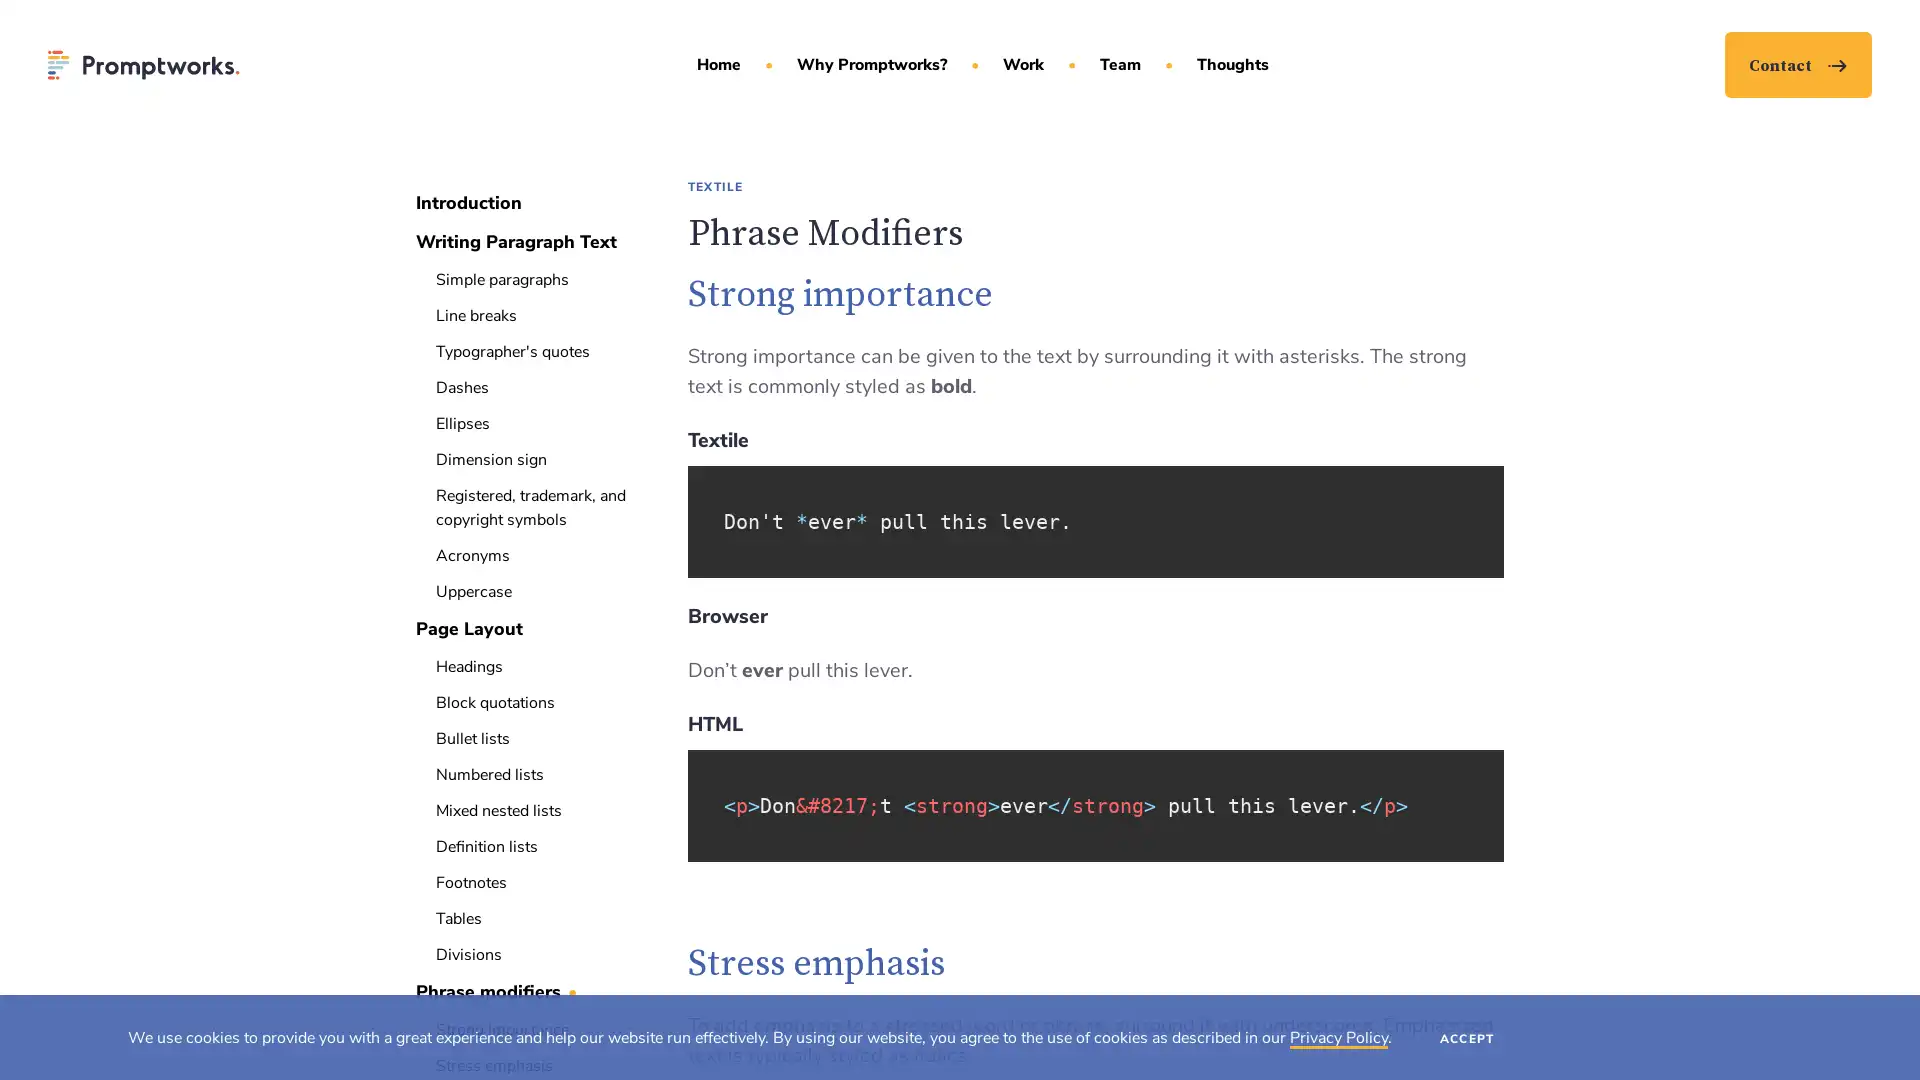 This screenshot has width=1920, height=1080. What do you see at coordinates (1022, 64) in the screenshot?
I see `Work` at bounding box center [1022, 64].